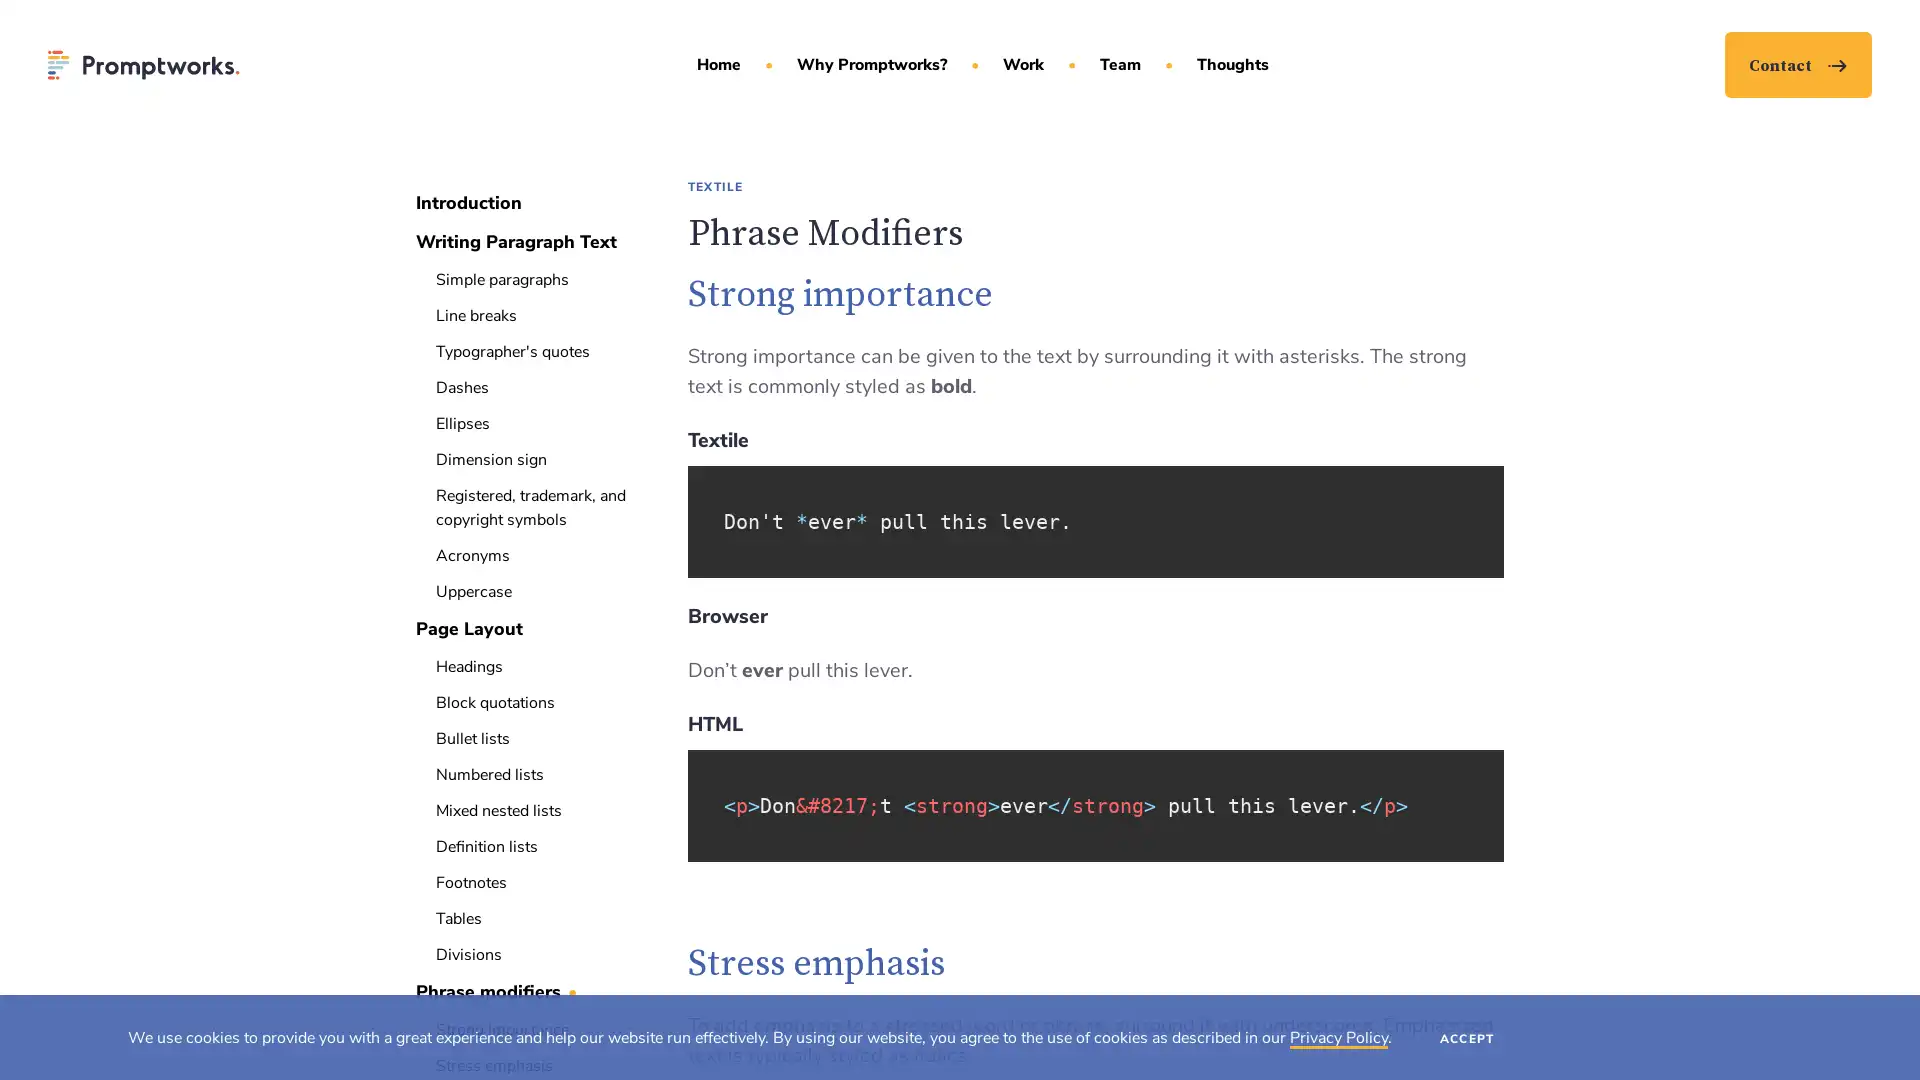 This screenshot has width=1920, height=1080. What do you see at coordinates (1022, 64) in the screenshot?
I see `Work` at bounding box center [1022, 64].